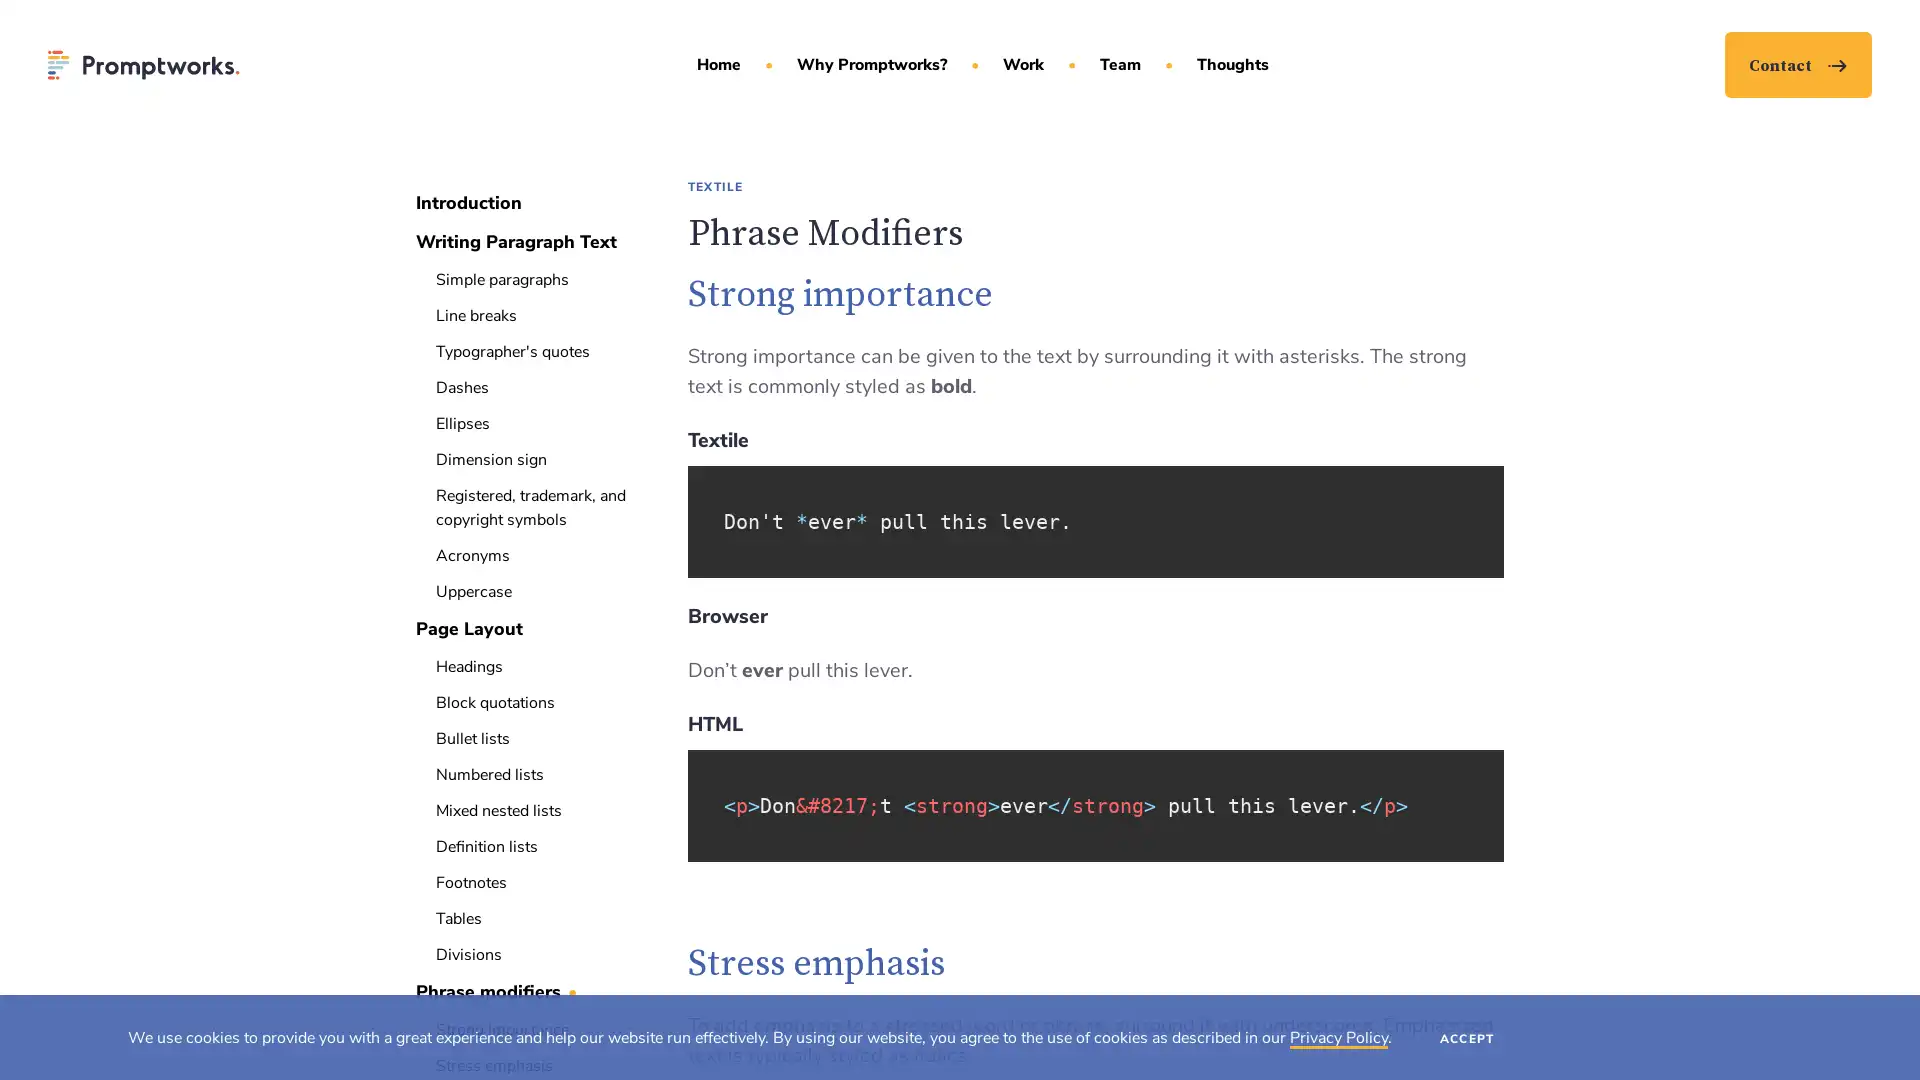 This screenshot has width=1920, height=1080. What do you see at coordinates (1022, 64) in the screenshot?
I see `Work` at bounding box center [1022, 64].